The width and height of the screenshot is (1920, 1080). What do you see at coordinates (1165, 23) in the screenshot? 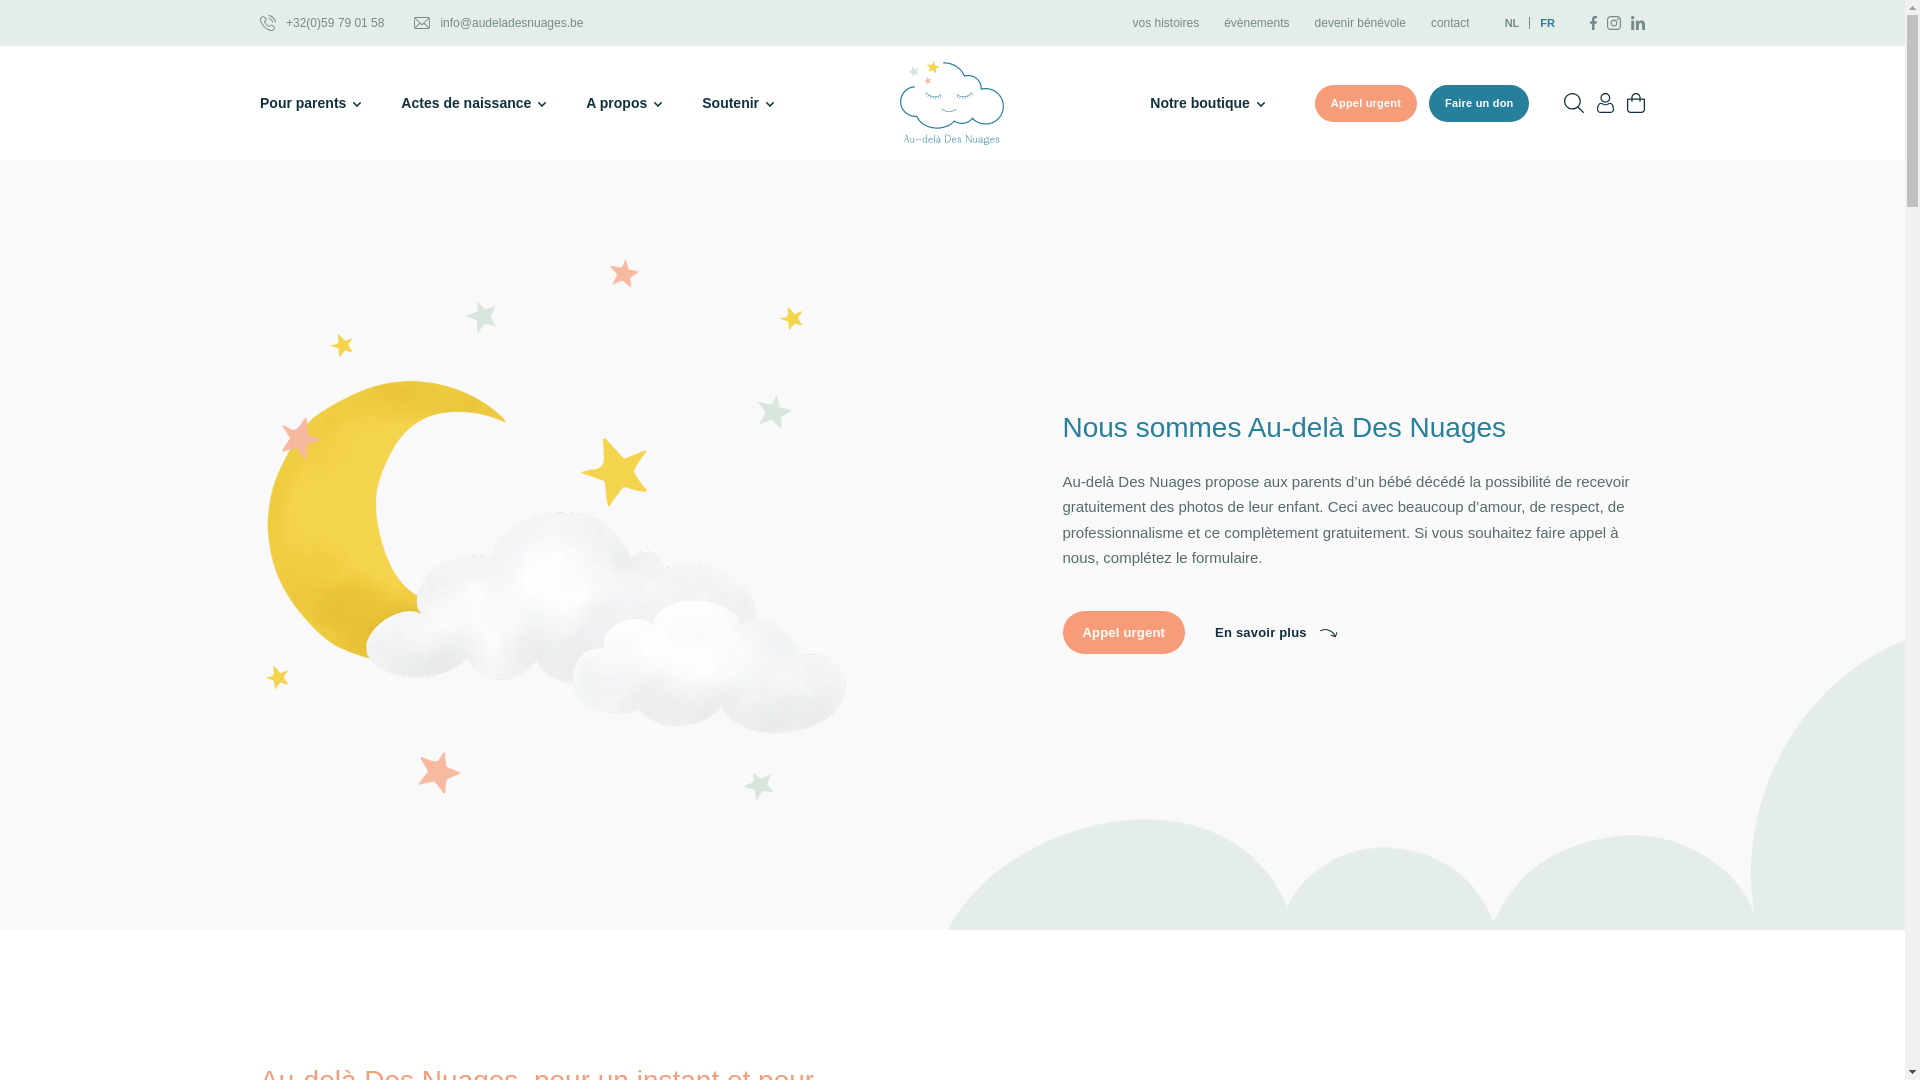
I see `'vos histoires'` at bounding box center [1165, 23].